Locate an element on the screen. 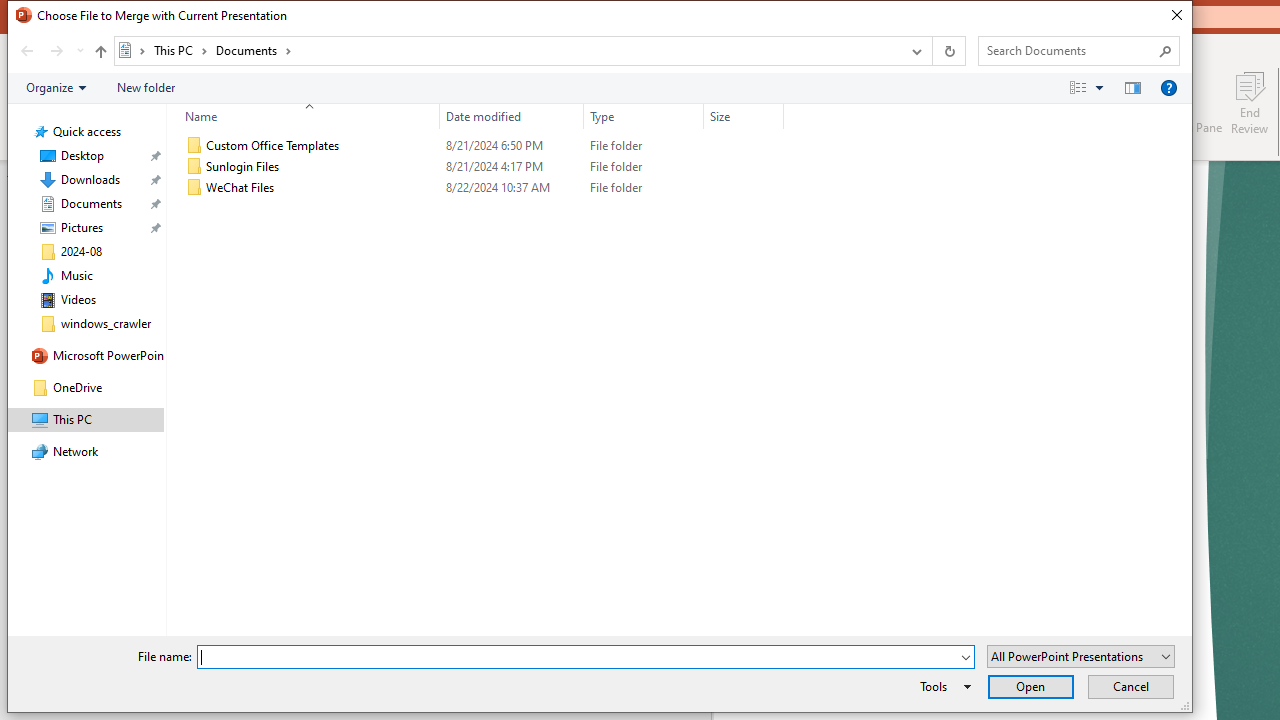 This screenshot has height=720, width=1280. 'Up band toolbar' is located at coordinates (100, 53).